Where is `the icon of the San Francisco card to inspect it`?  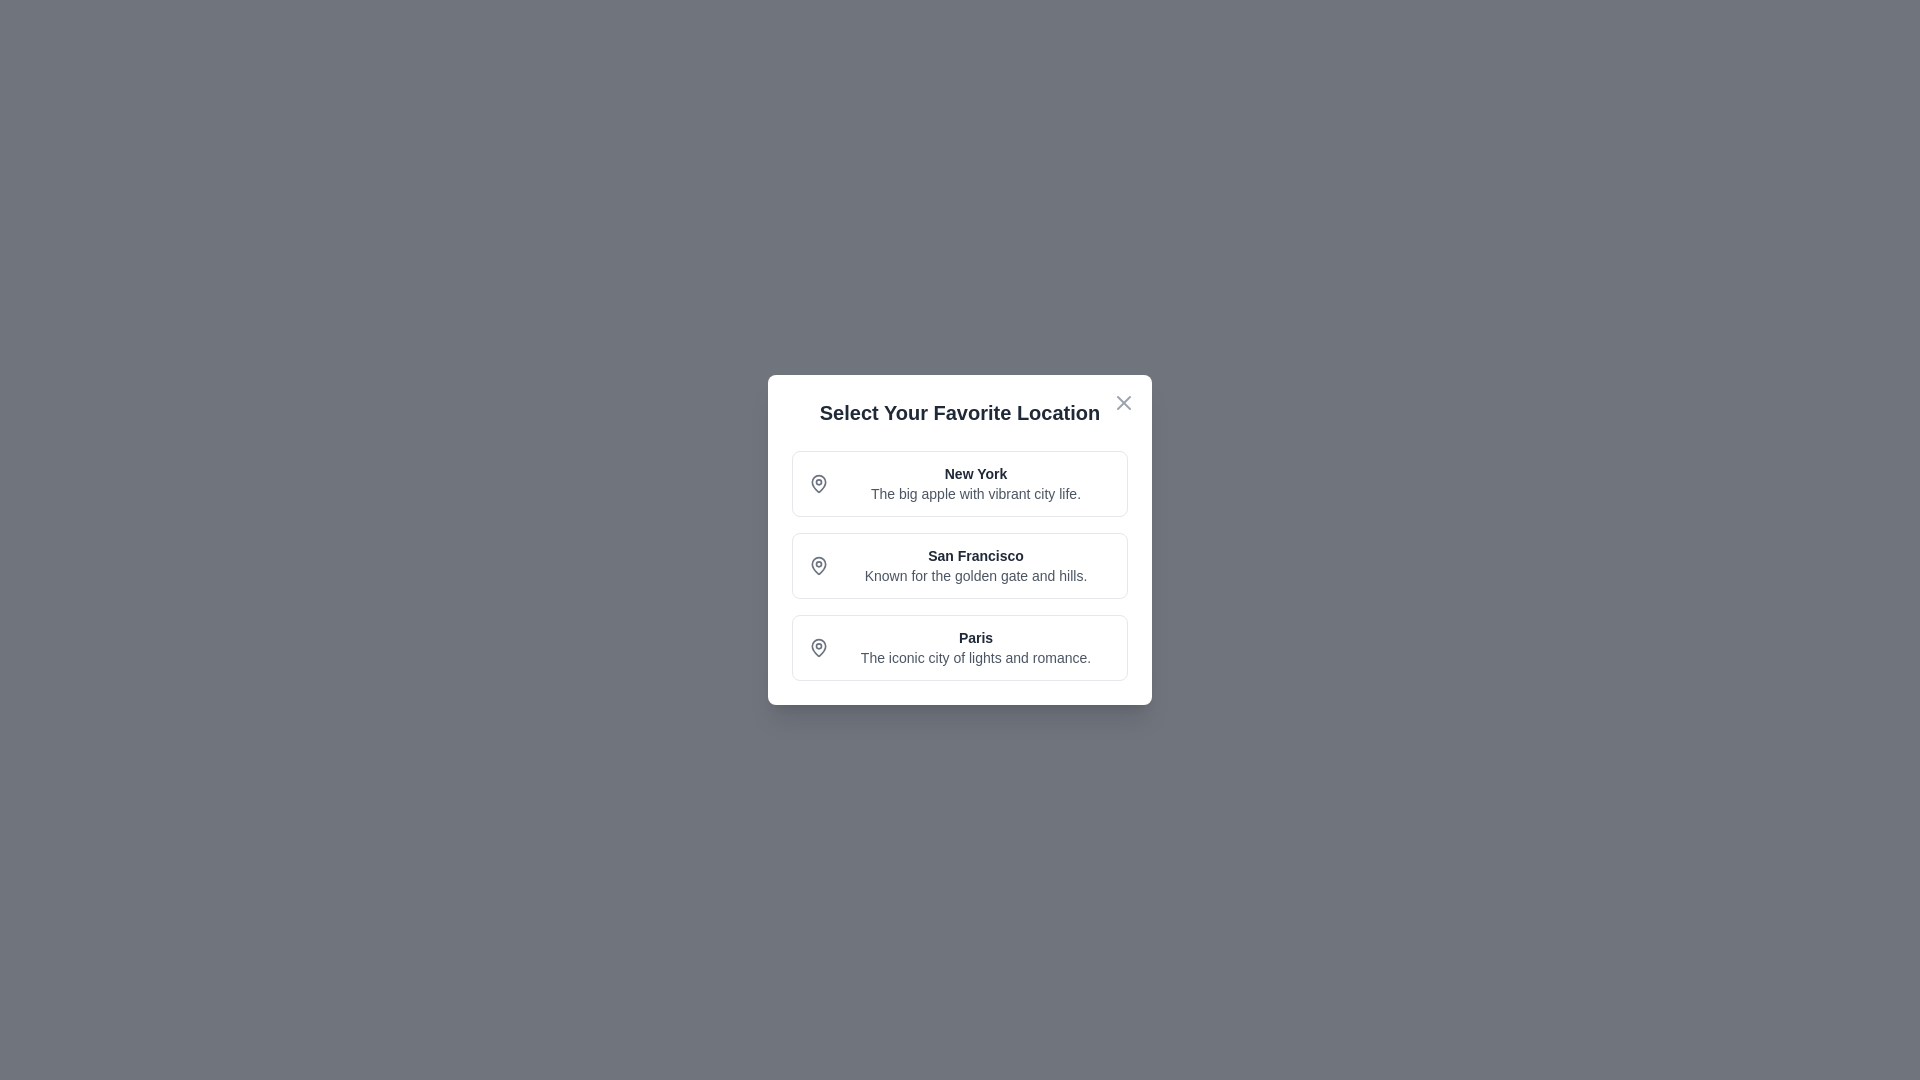
the icon of the San Francisco card to inspect it is located at coordinates (819, 566).